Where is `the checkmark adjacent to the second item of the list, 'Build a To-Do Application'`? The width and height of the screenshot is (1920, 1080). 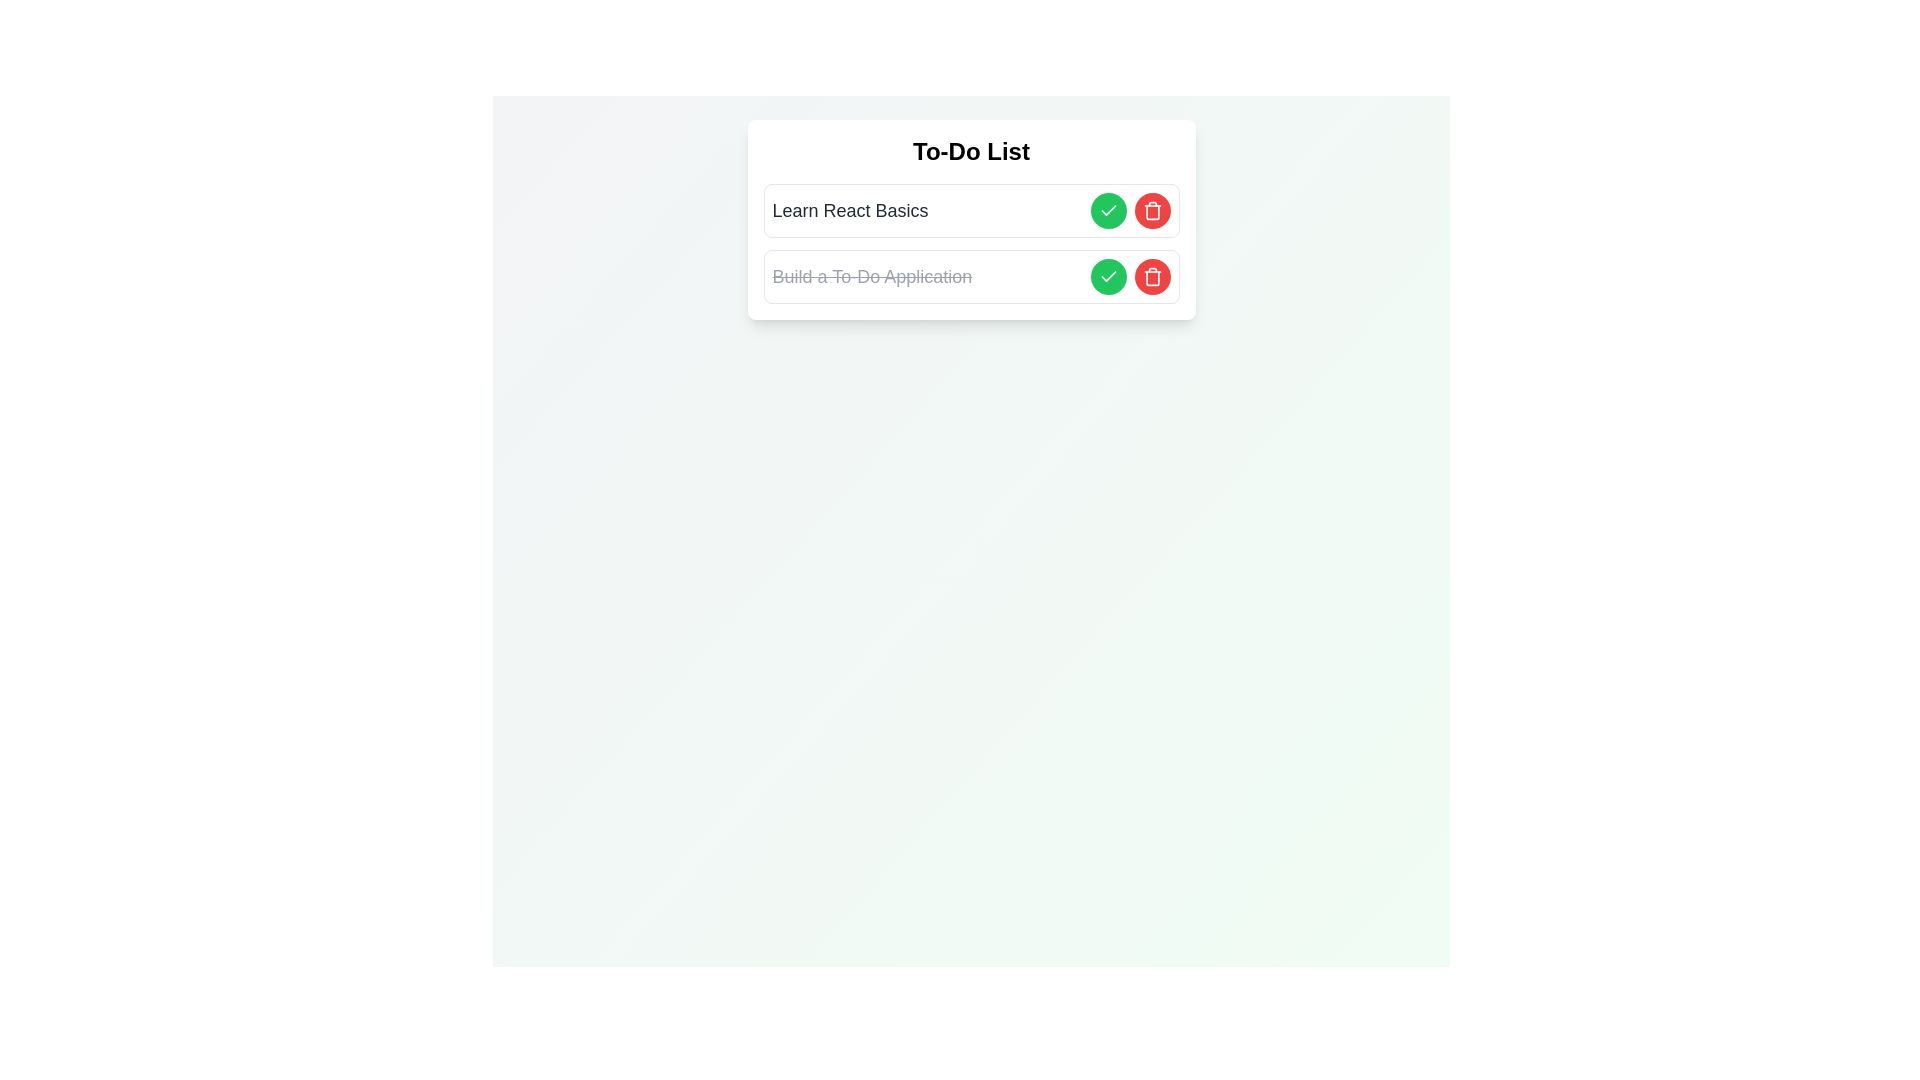 the checkmark adjacent to the second item of the list, 'Build a To-Do Application' is located at coordinates (1107, 210).